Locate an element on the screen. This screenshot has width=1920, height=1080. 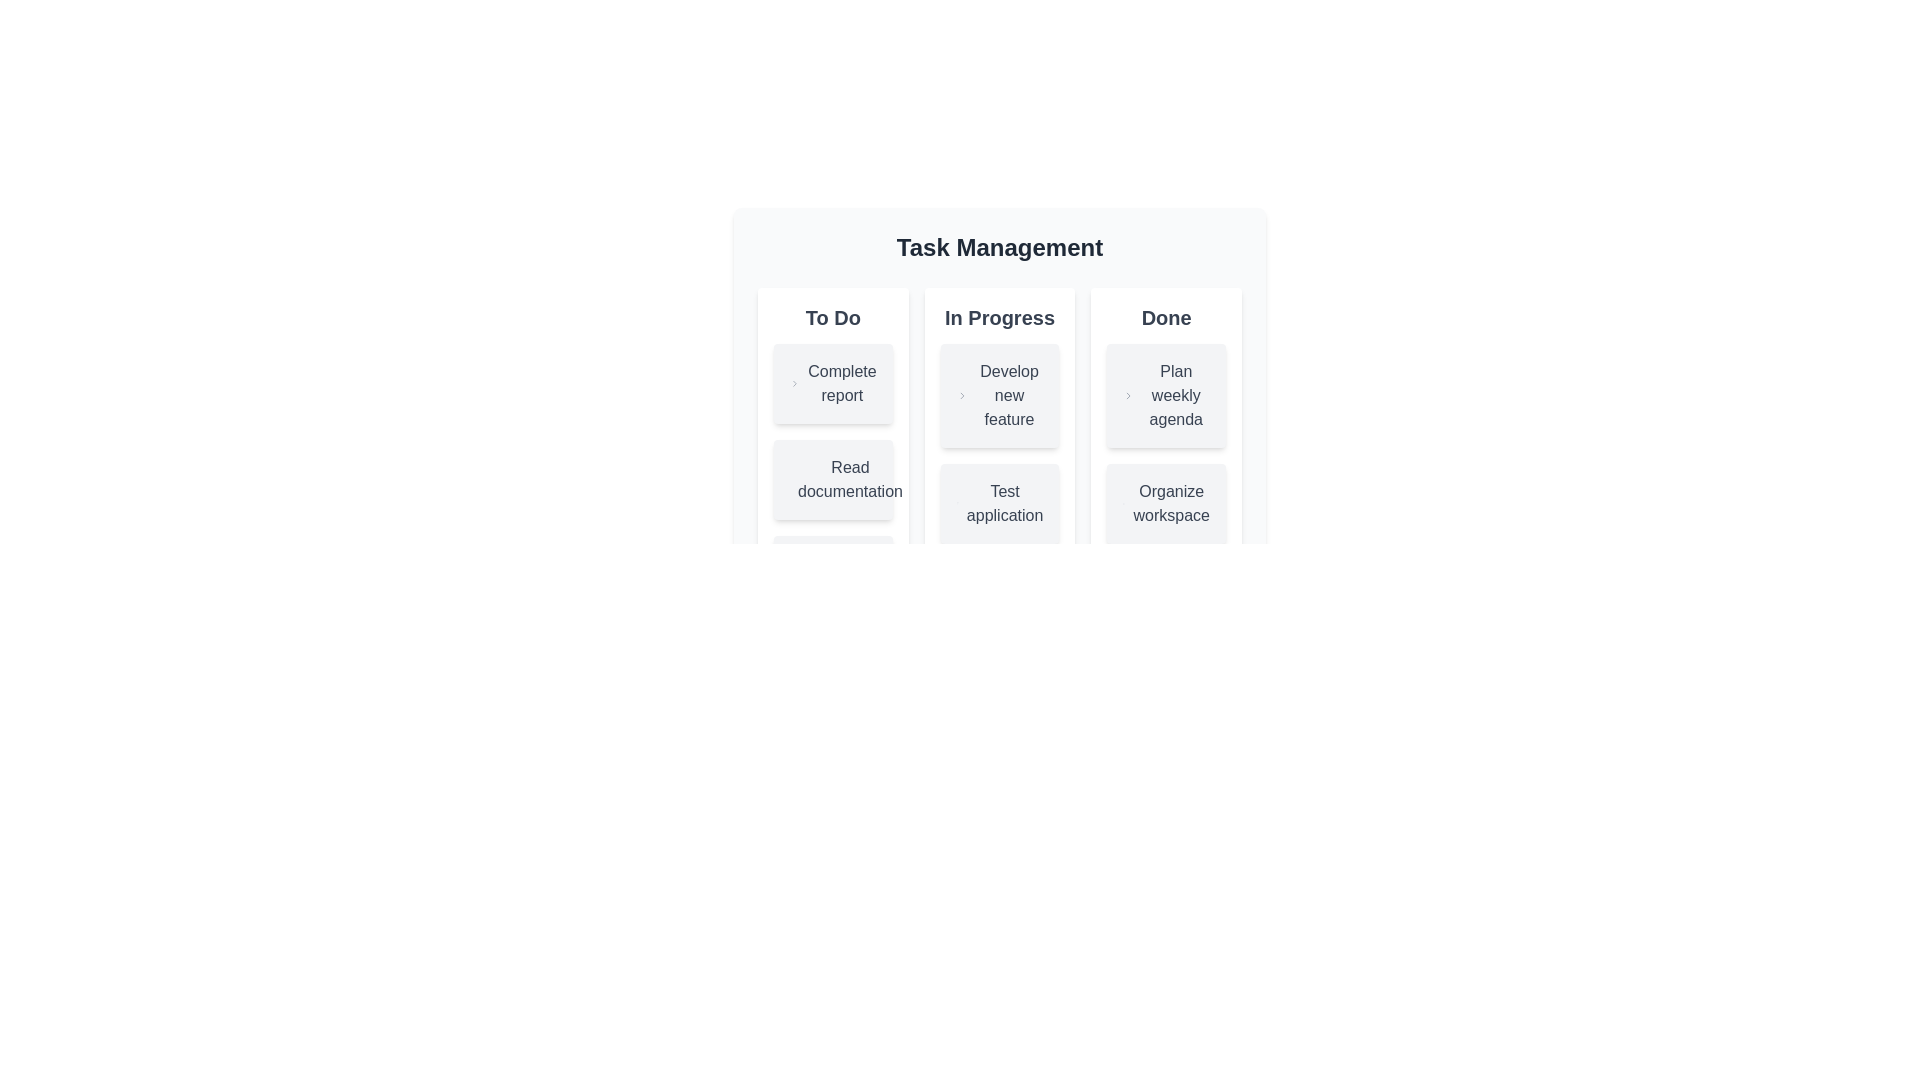
the task card labeled 'Develop new feature' from the 'In Progress' column is located at coordinates (999, 396).